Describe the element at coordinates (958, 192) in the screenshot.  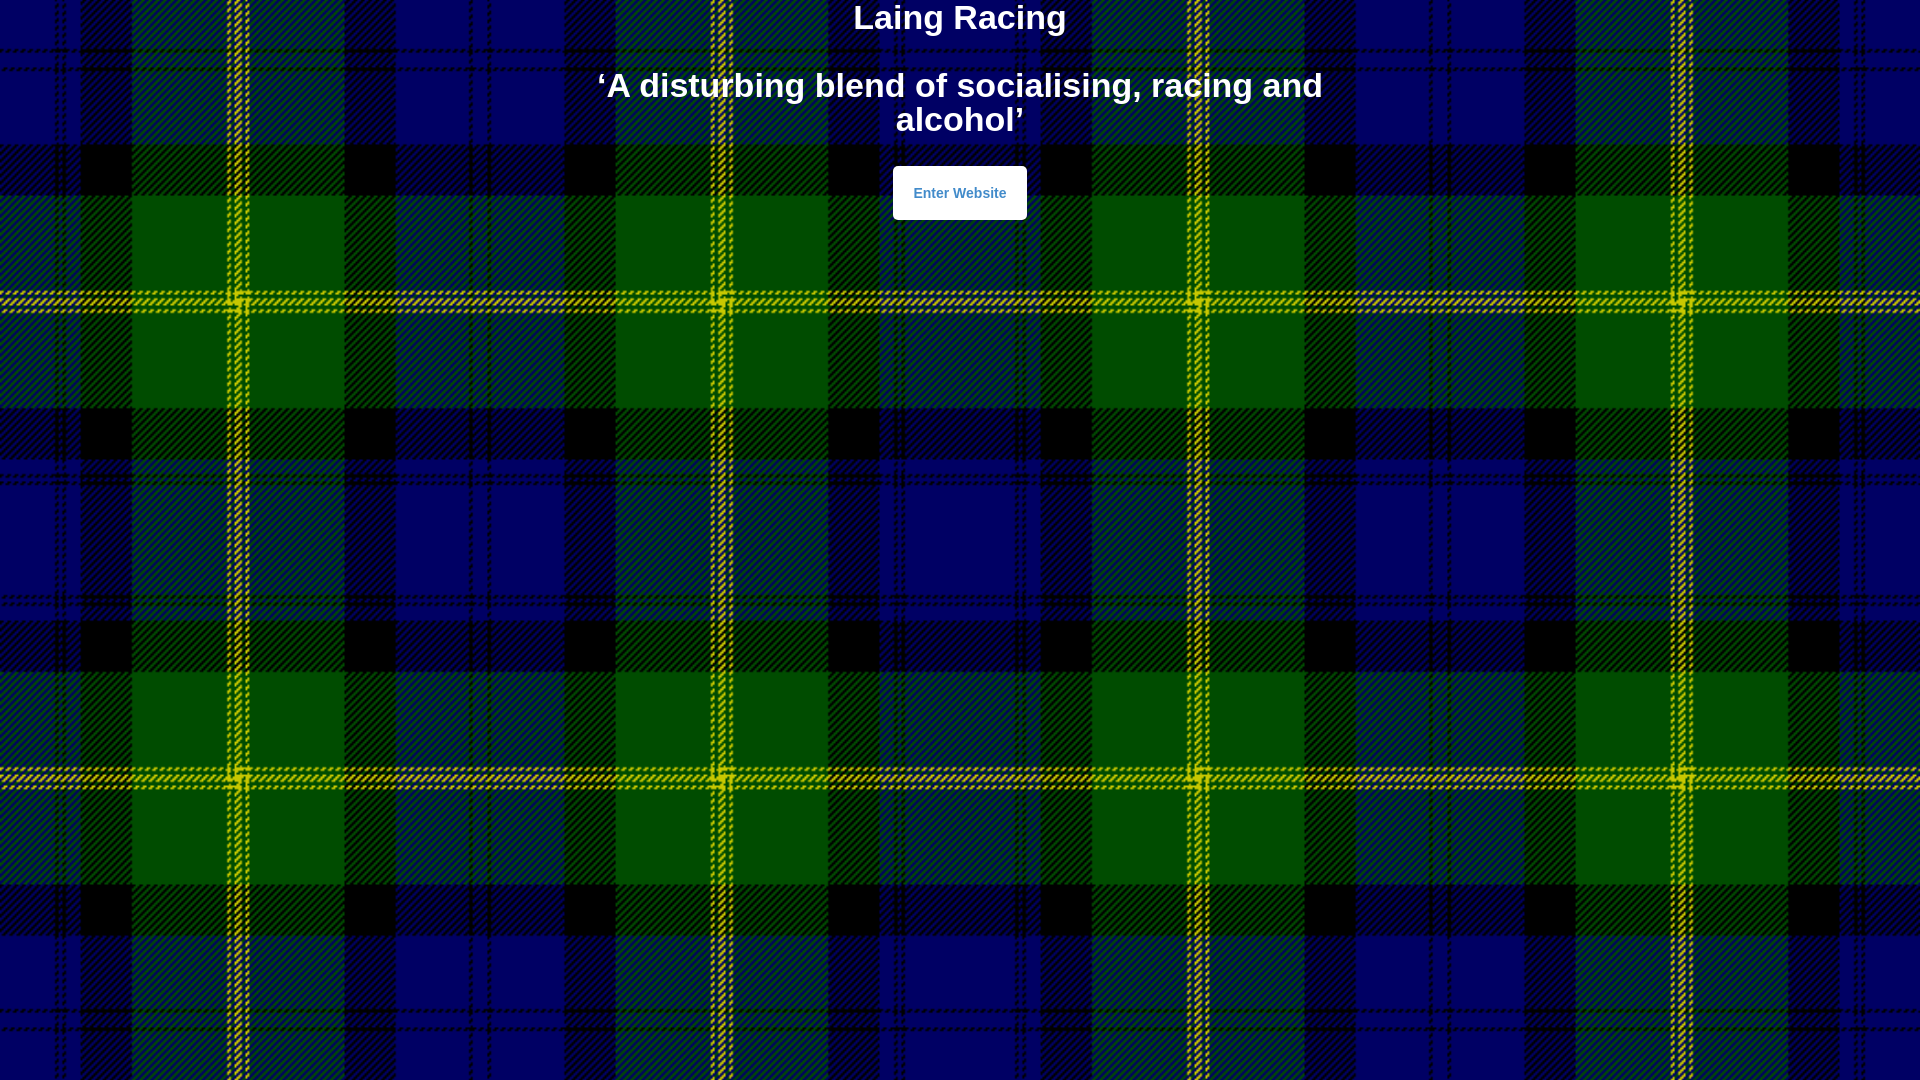
I see `'Enter Website'` at that location.